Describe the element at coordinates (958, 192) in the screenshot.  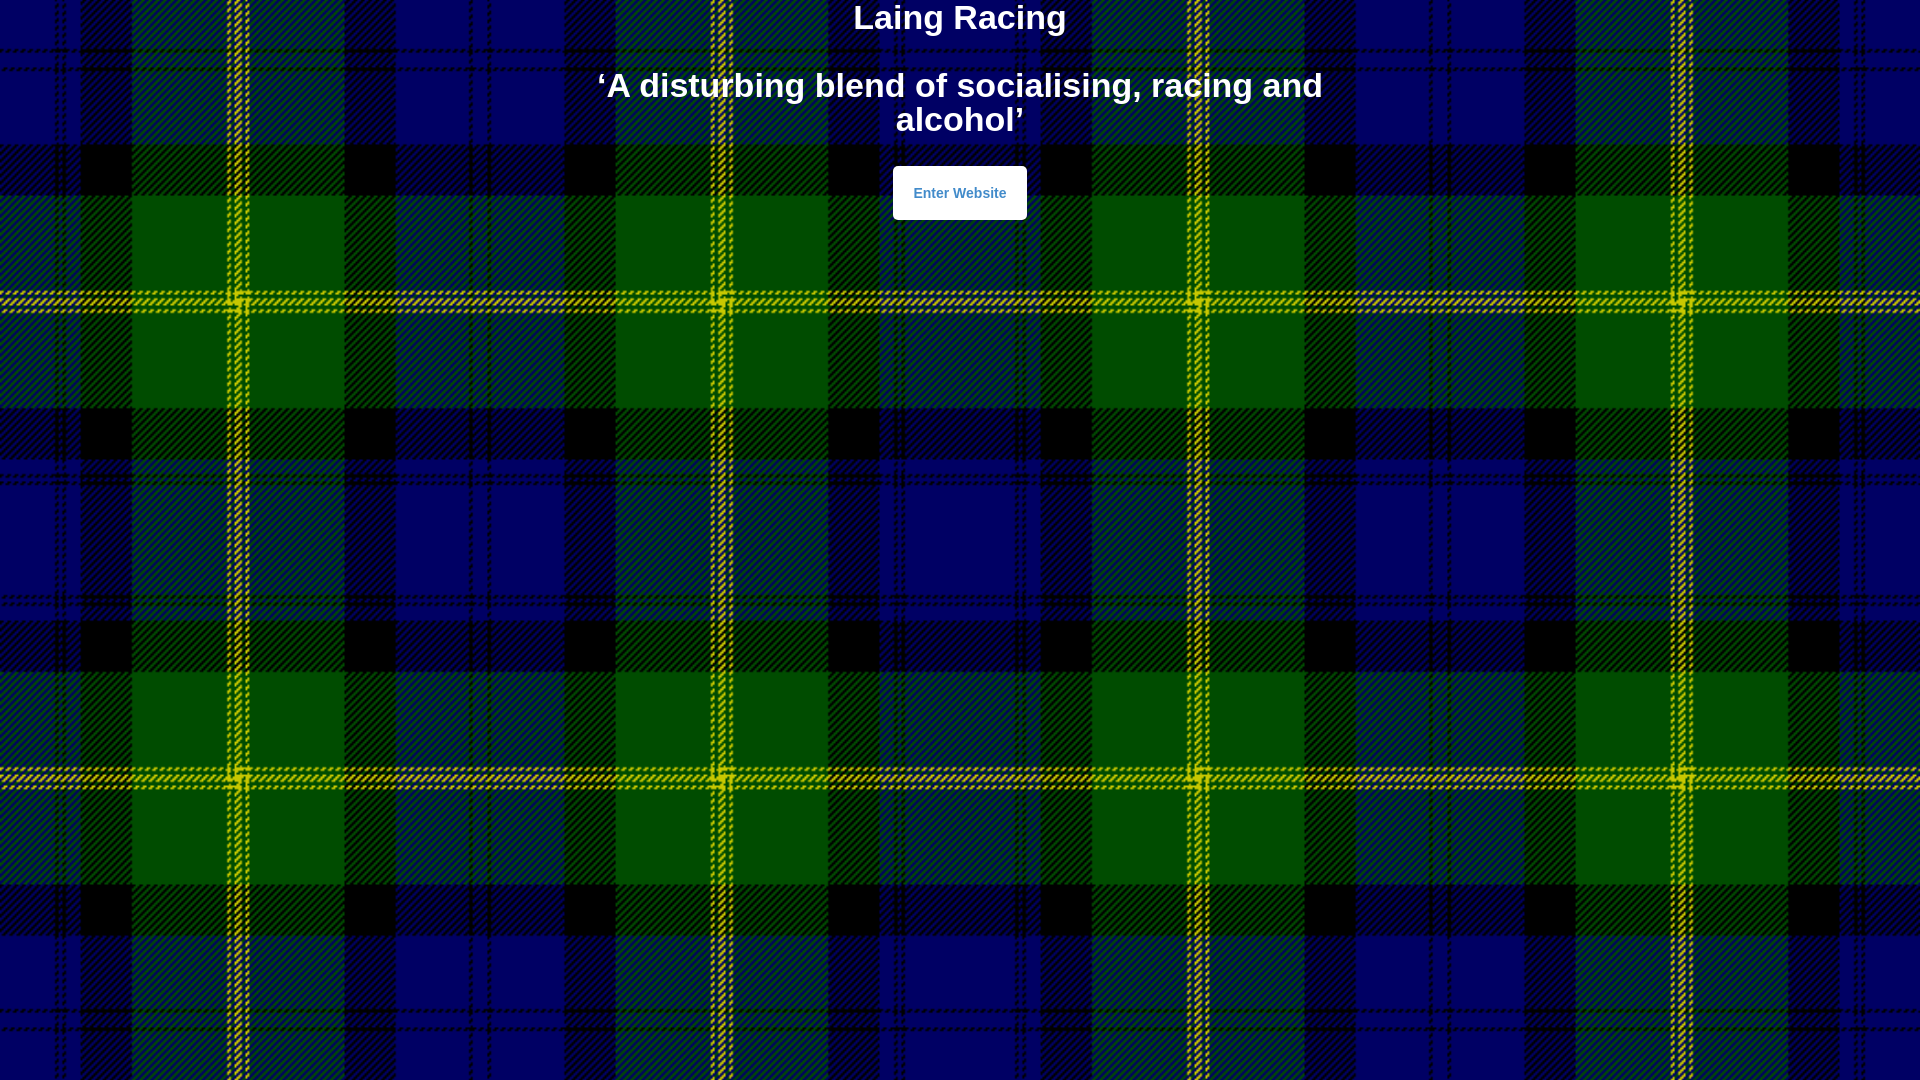
I see `'Enter Website'` at that location.